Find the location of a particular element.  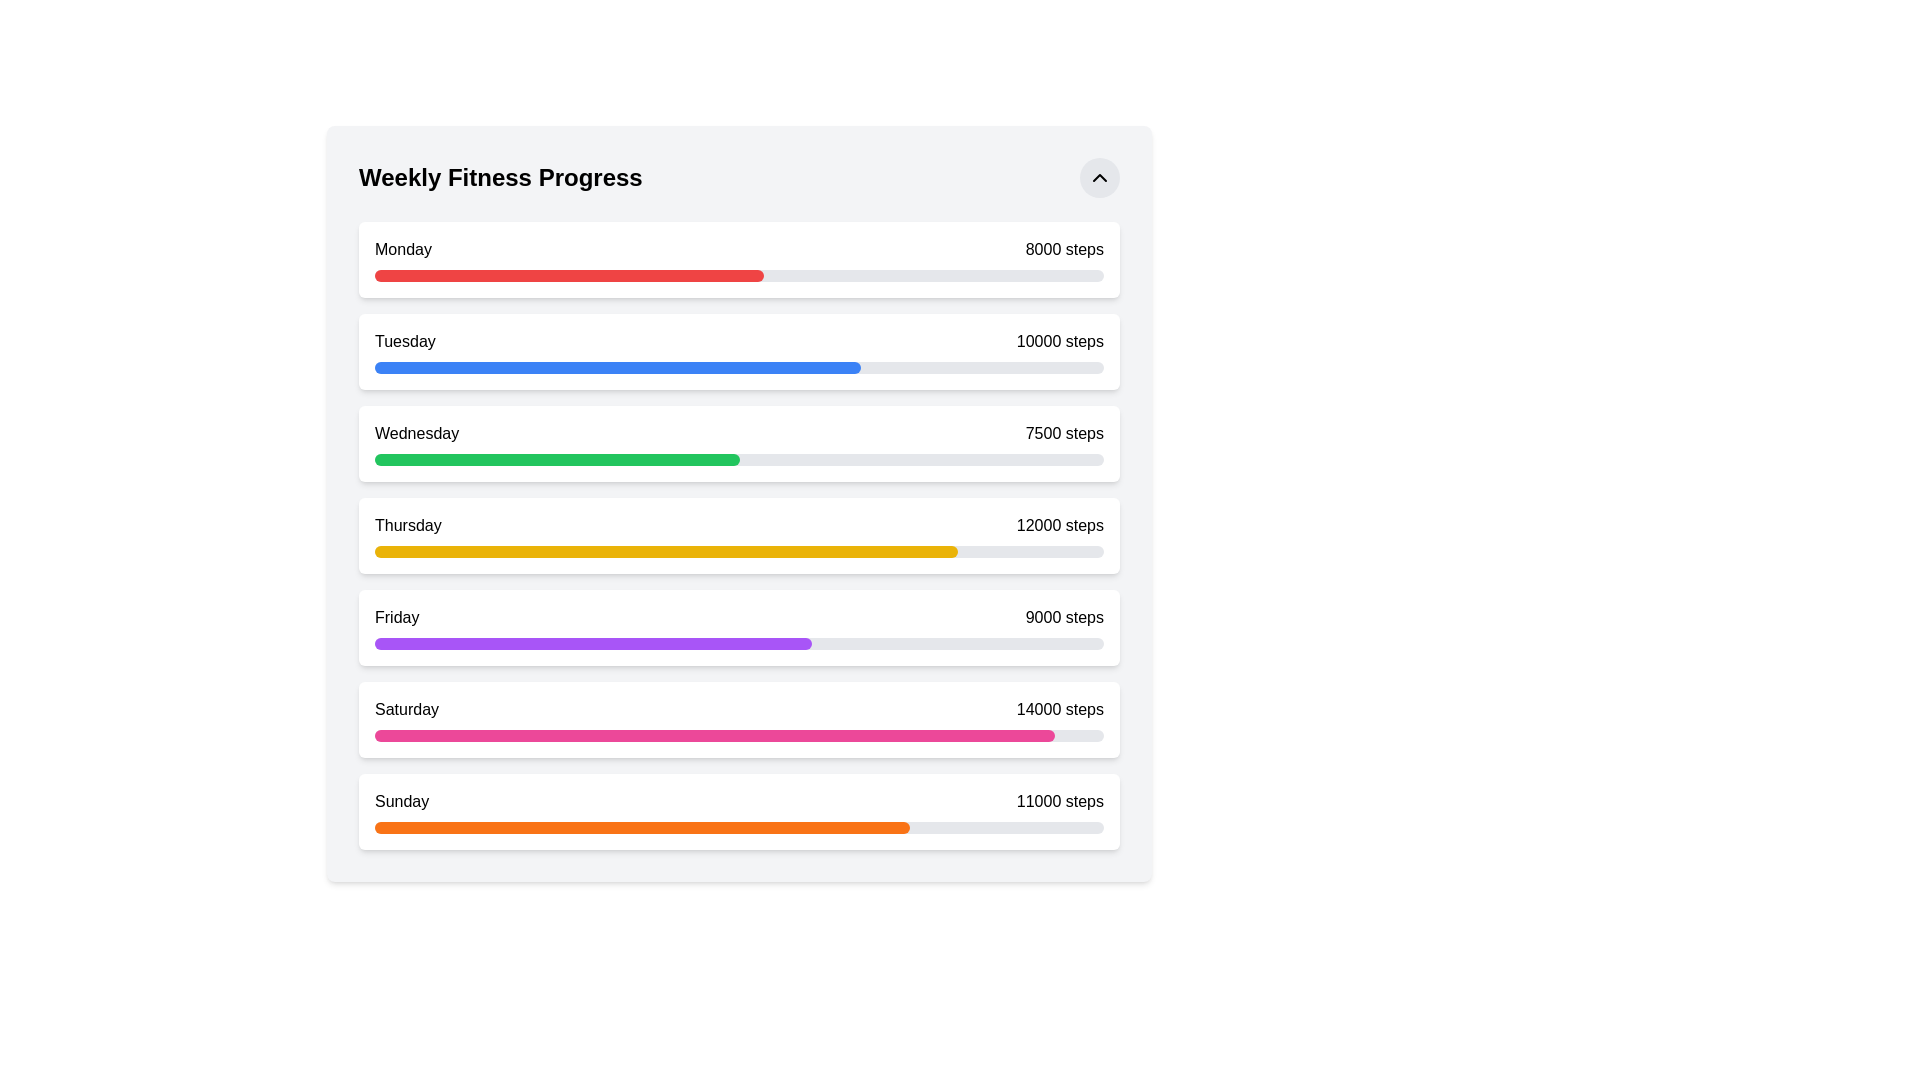

the static text element displaying '11000 steps' that is located in the bottom row labeled 'Sunday', positioned to the far right beside an orange progress bar is located at coordinates (1059, 801).